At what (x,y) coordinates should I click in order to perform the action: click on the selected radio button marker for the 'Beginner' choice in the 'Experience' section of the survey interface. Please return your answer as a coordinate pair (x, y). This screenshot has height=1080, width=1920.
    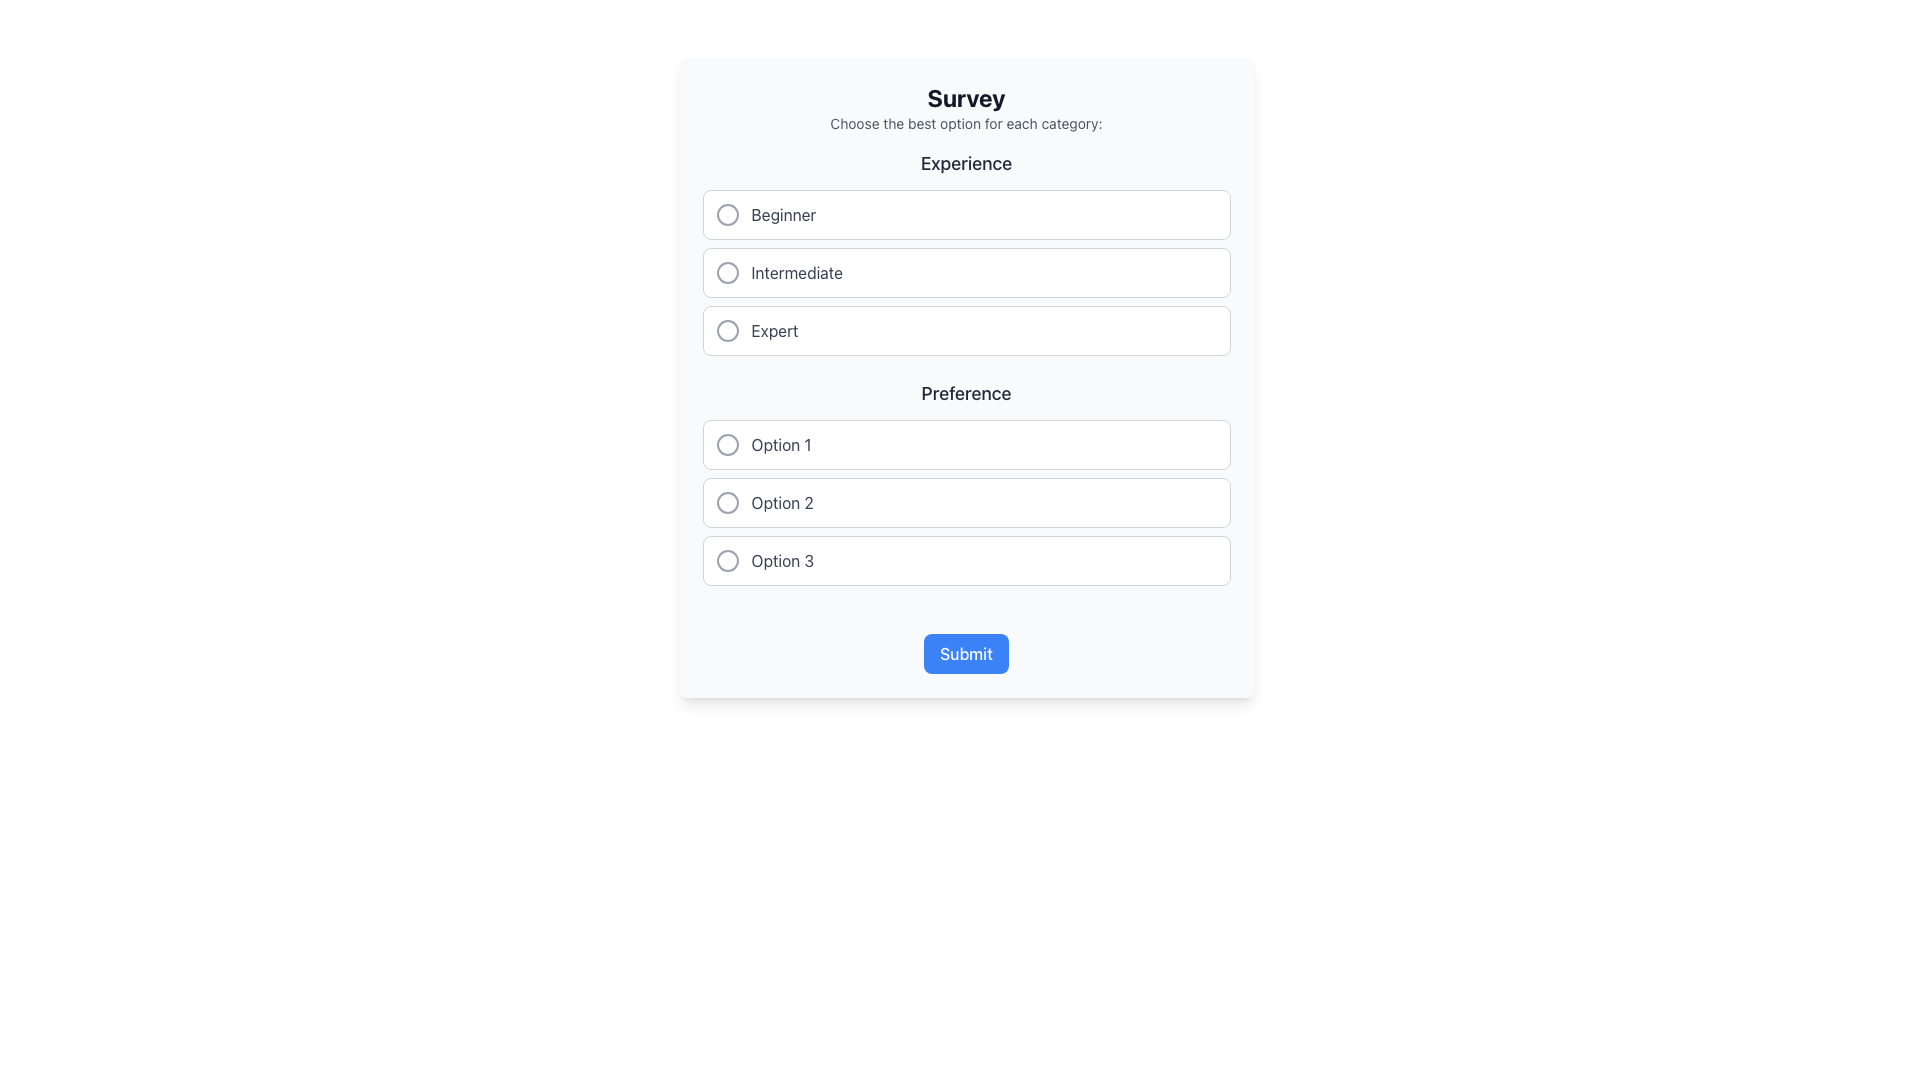
    Looking at the image, I should click on (726, 215).